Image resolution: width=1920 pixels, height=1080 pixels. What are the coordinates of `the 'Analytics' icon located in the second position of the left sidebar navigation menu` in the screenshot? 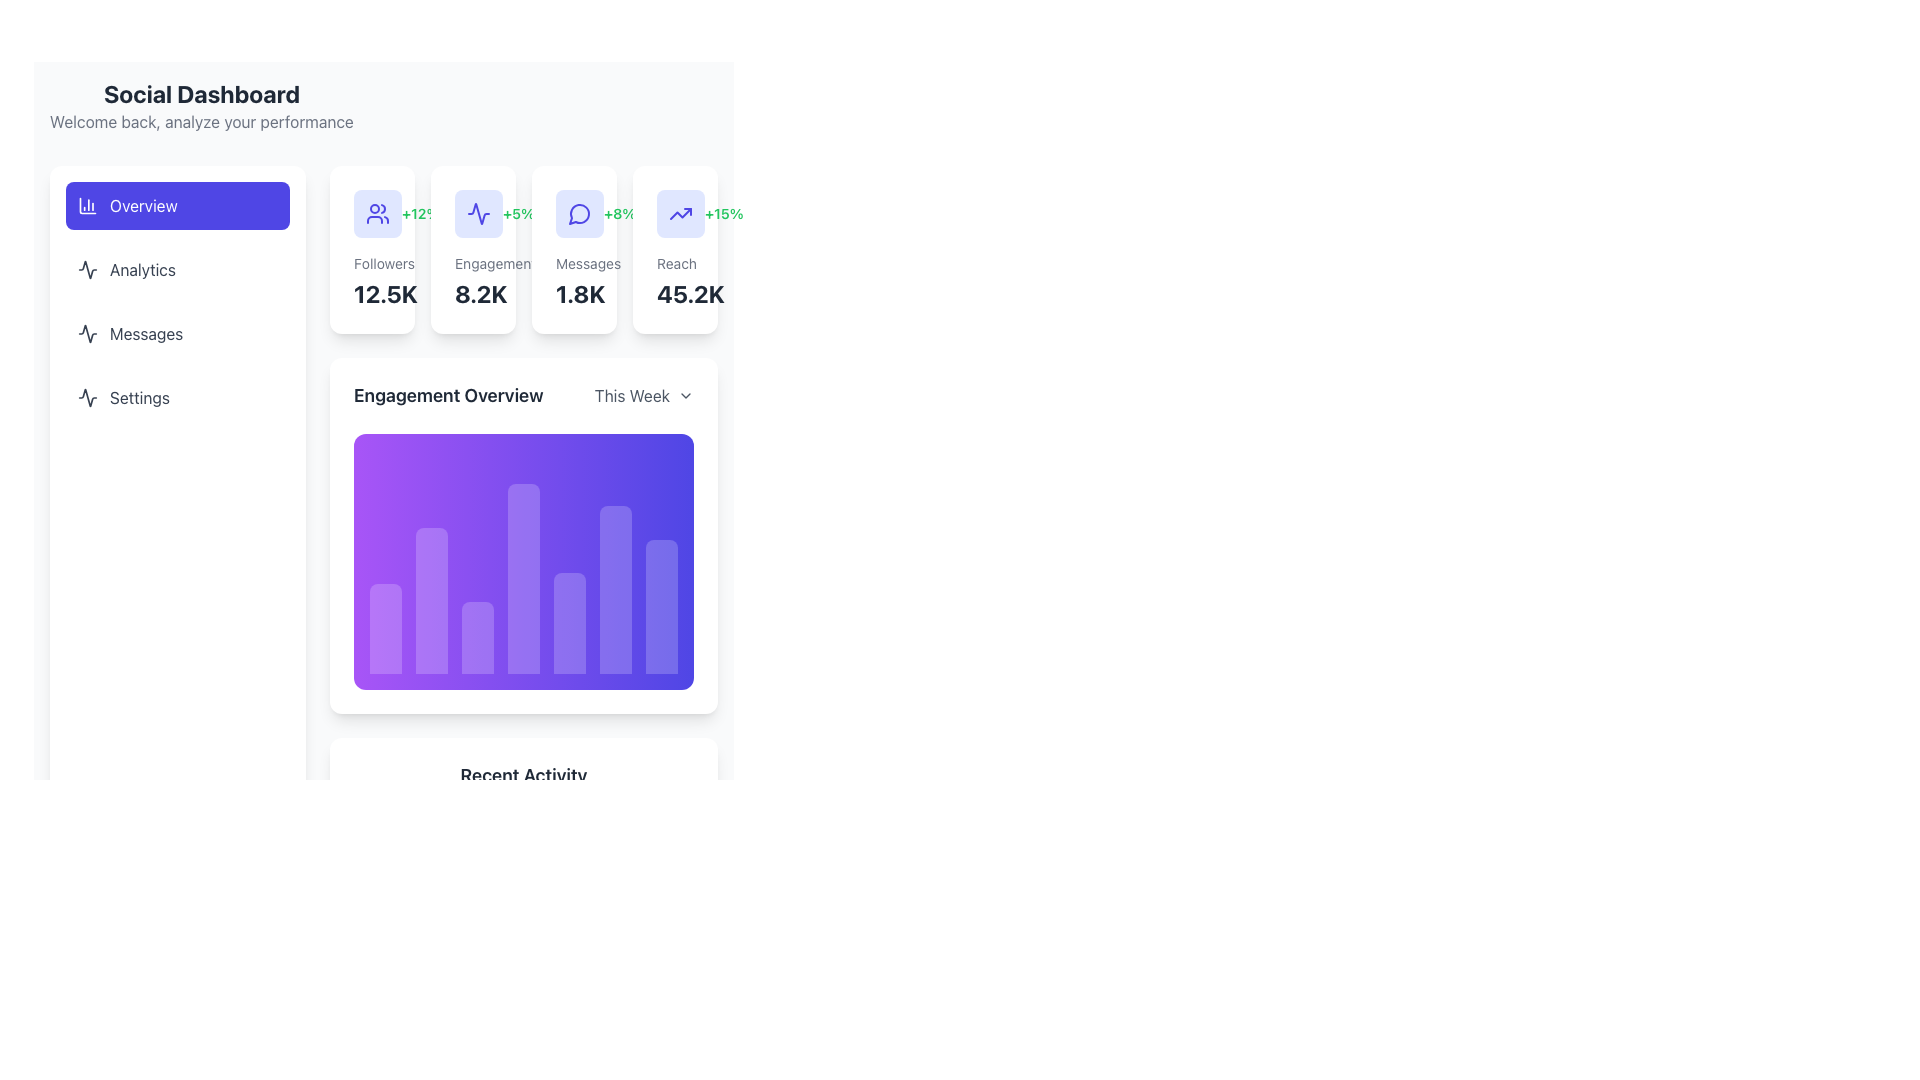 It's located at (86, 270).